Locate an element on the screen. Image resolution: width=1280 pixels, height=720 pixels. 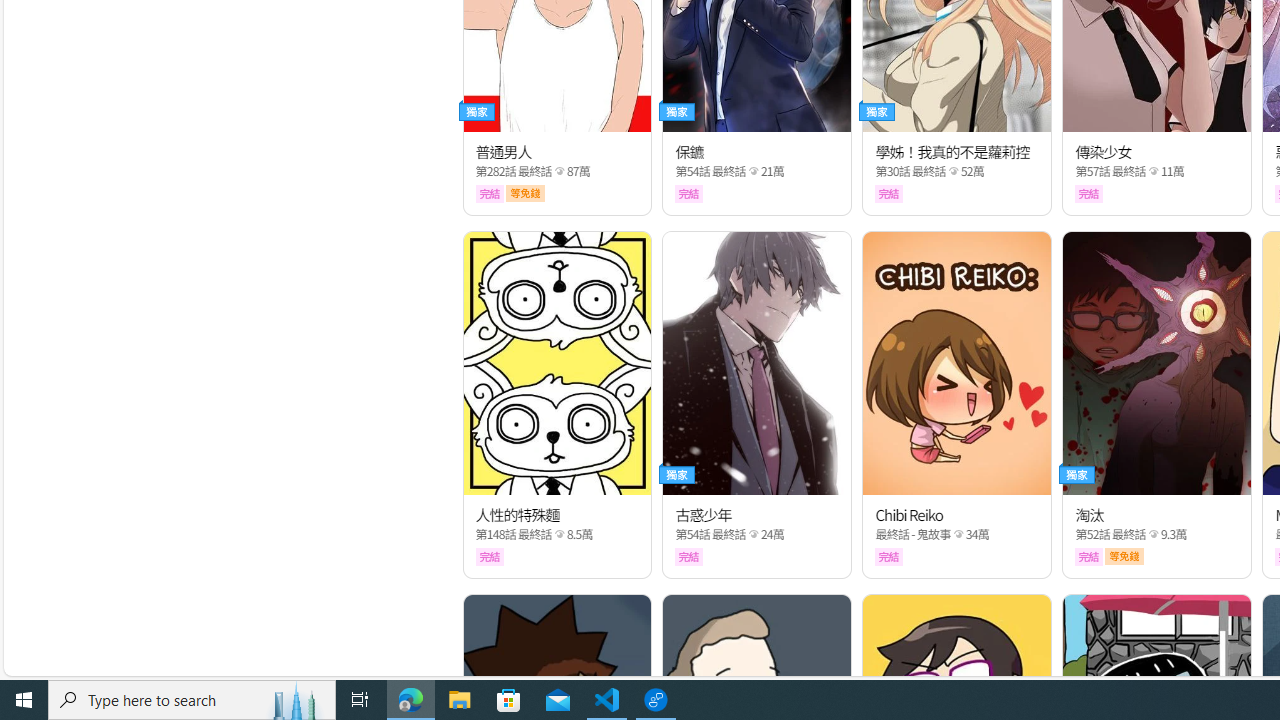
'Class: thumb_img' is located at coordinates (1157, 363).